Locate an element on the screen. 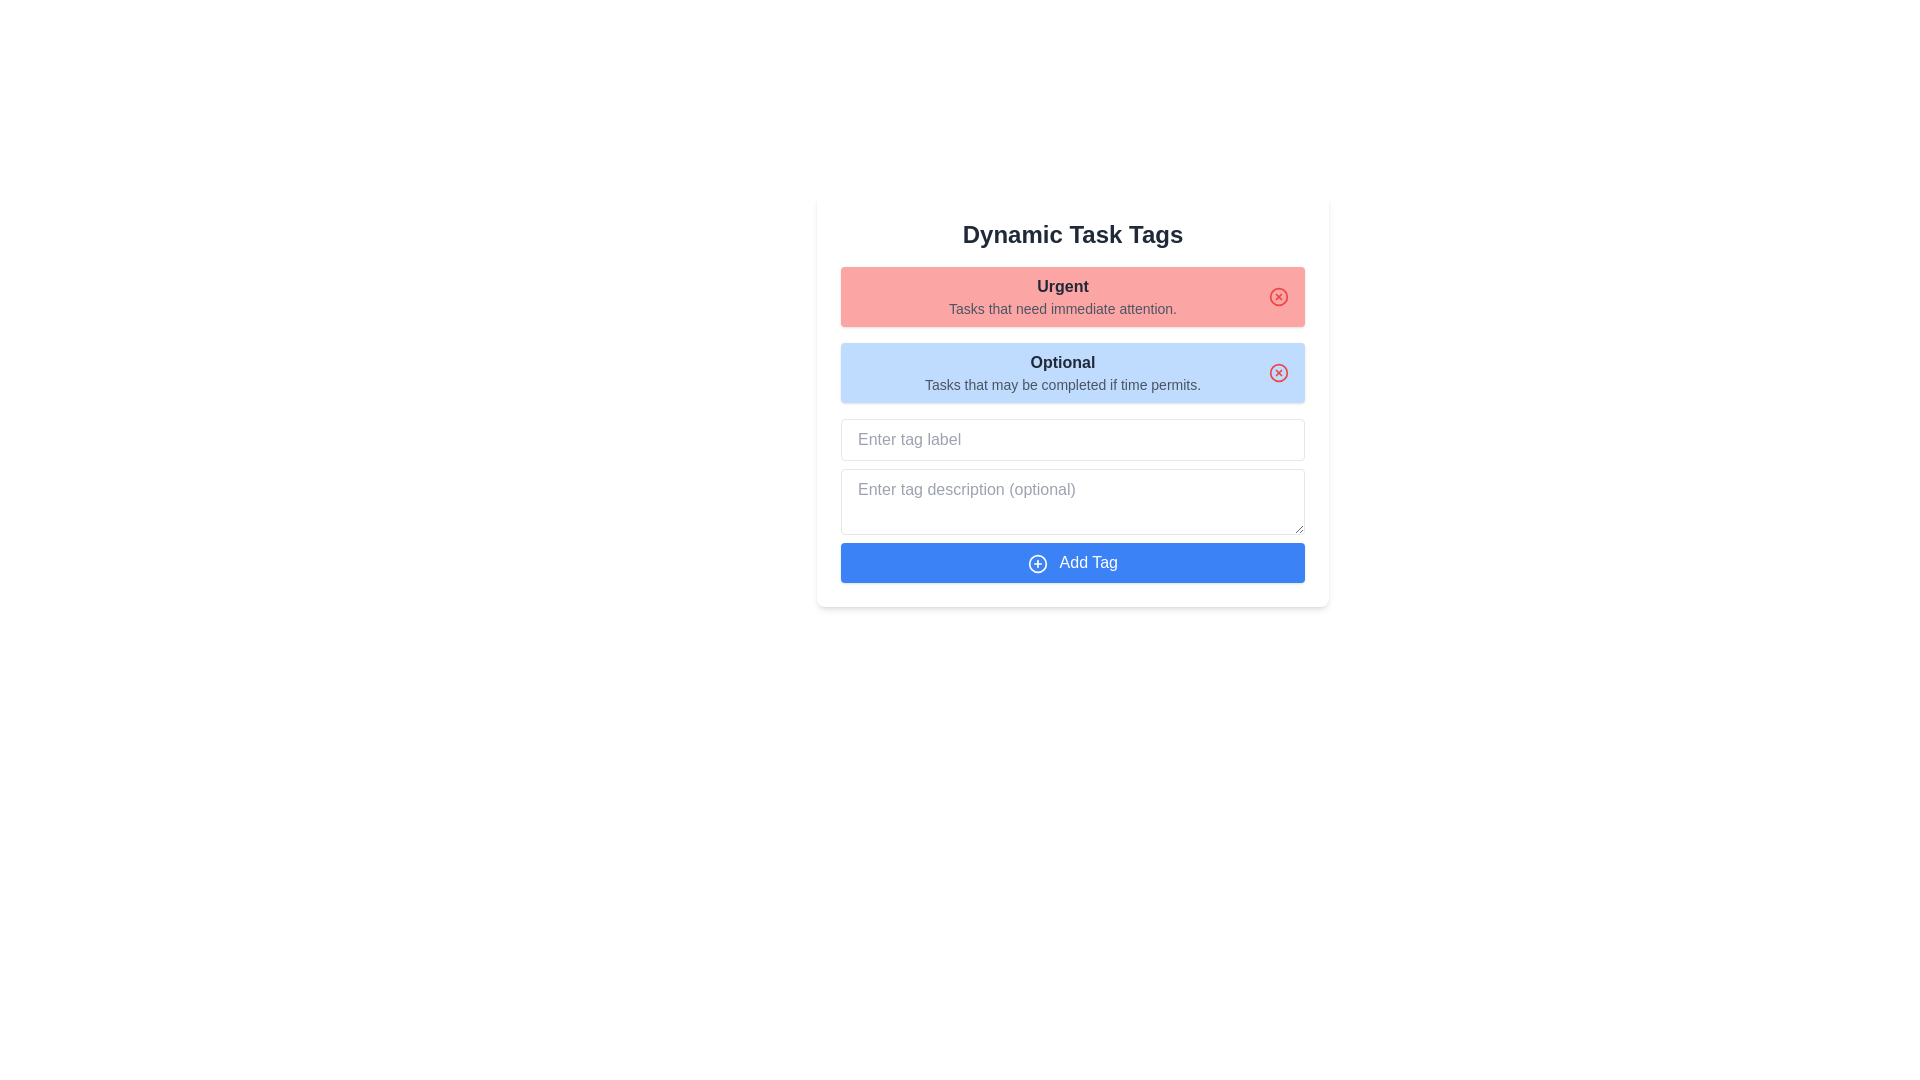  the circular icon featuring a plus symbol ('+') inside it, which is located to the left of the 'Add Tag' text is located at coordinates (1037, 563).